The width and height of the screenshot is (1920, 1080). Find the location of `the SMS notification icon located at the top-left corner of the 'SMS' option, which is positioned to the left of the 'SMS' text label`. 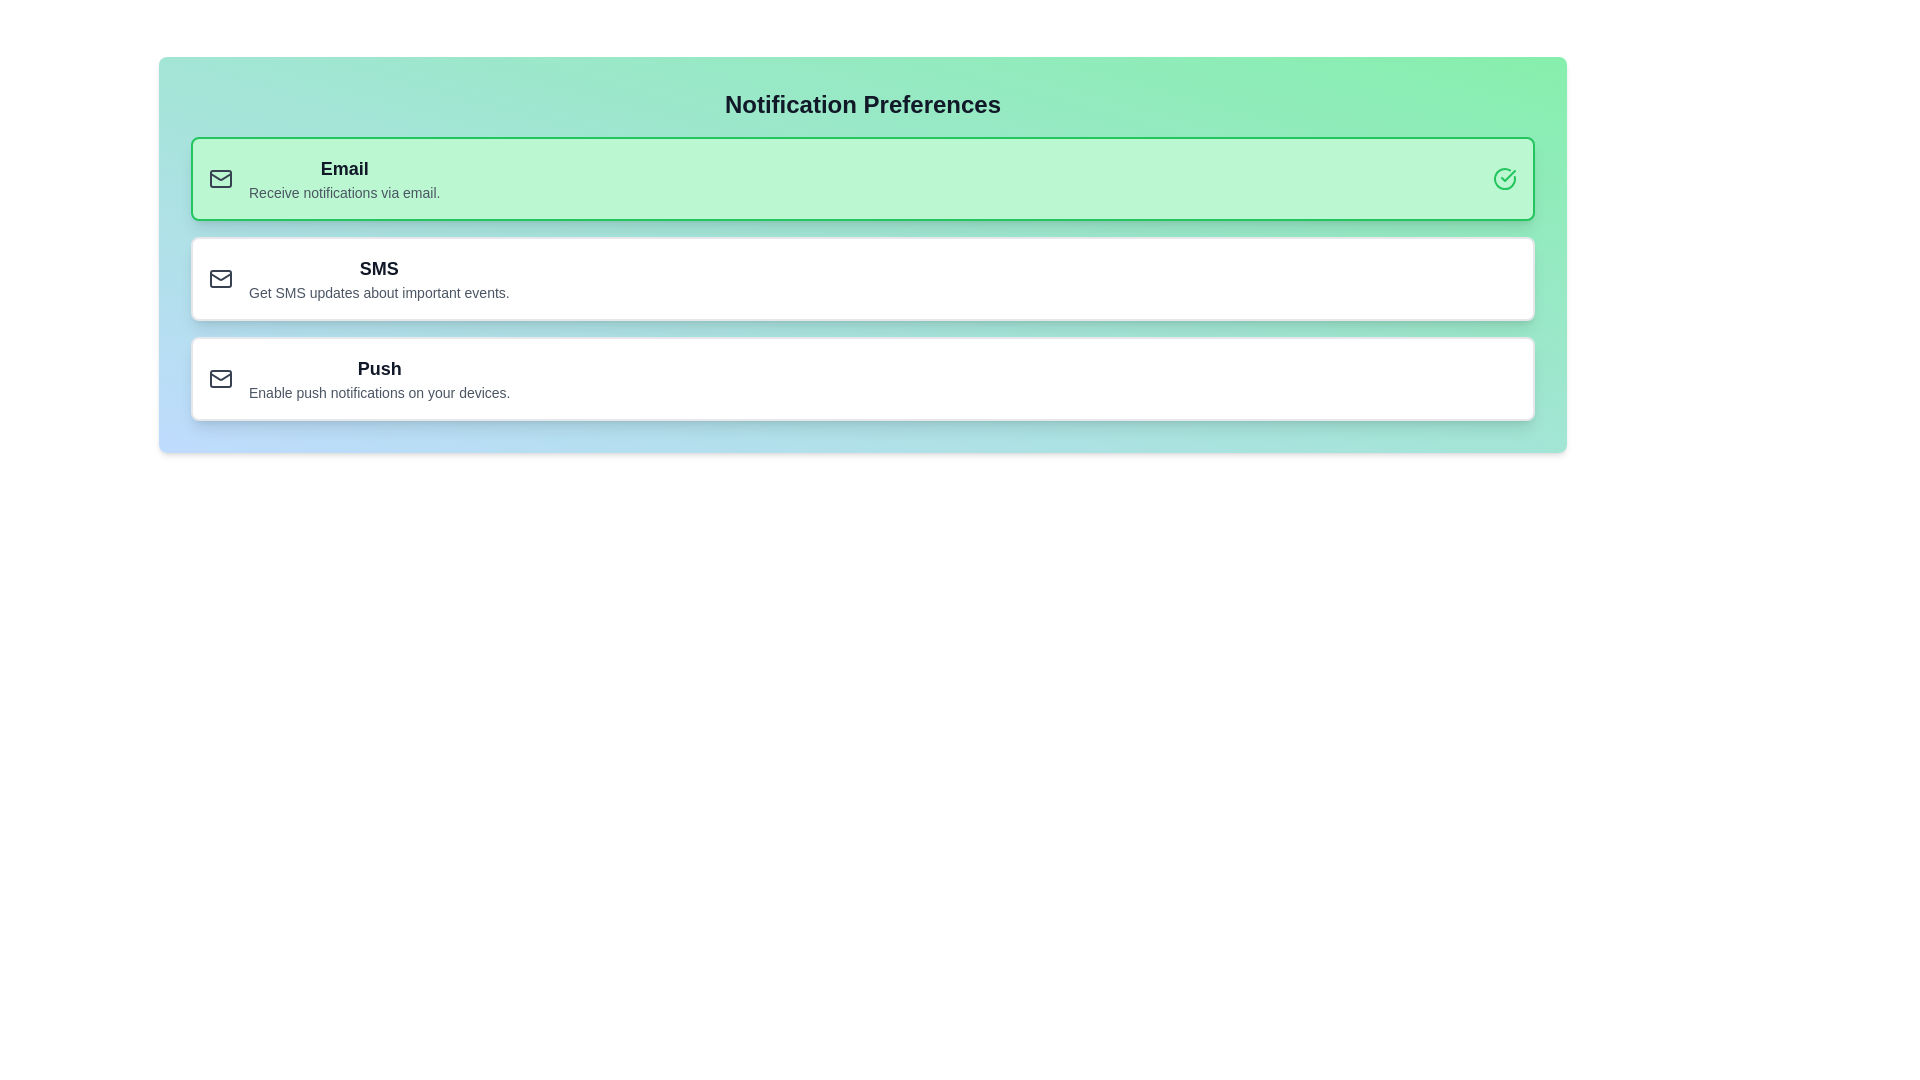

the SMS notification icon located at the top-left corner of the 'SMS' option, which is positioned to the left of the 'SMS' text label is located at coordinates (220, 278).